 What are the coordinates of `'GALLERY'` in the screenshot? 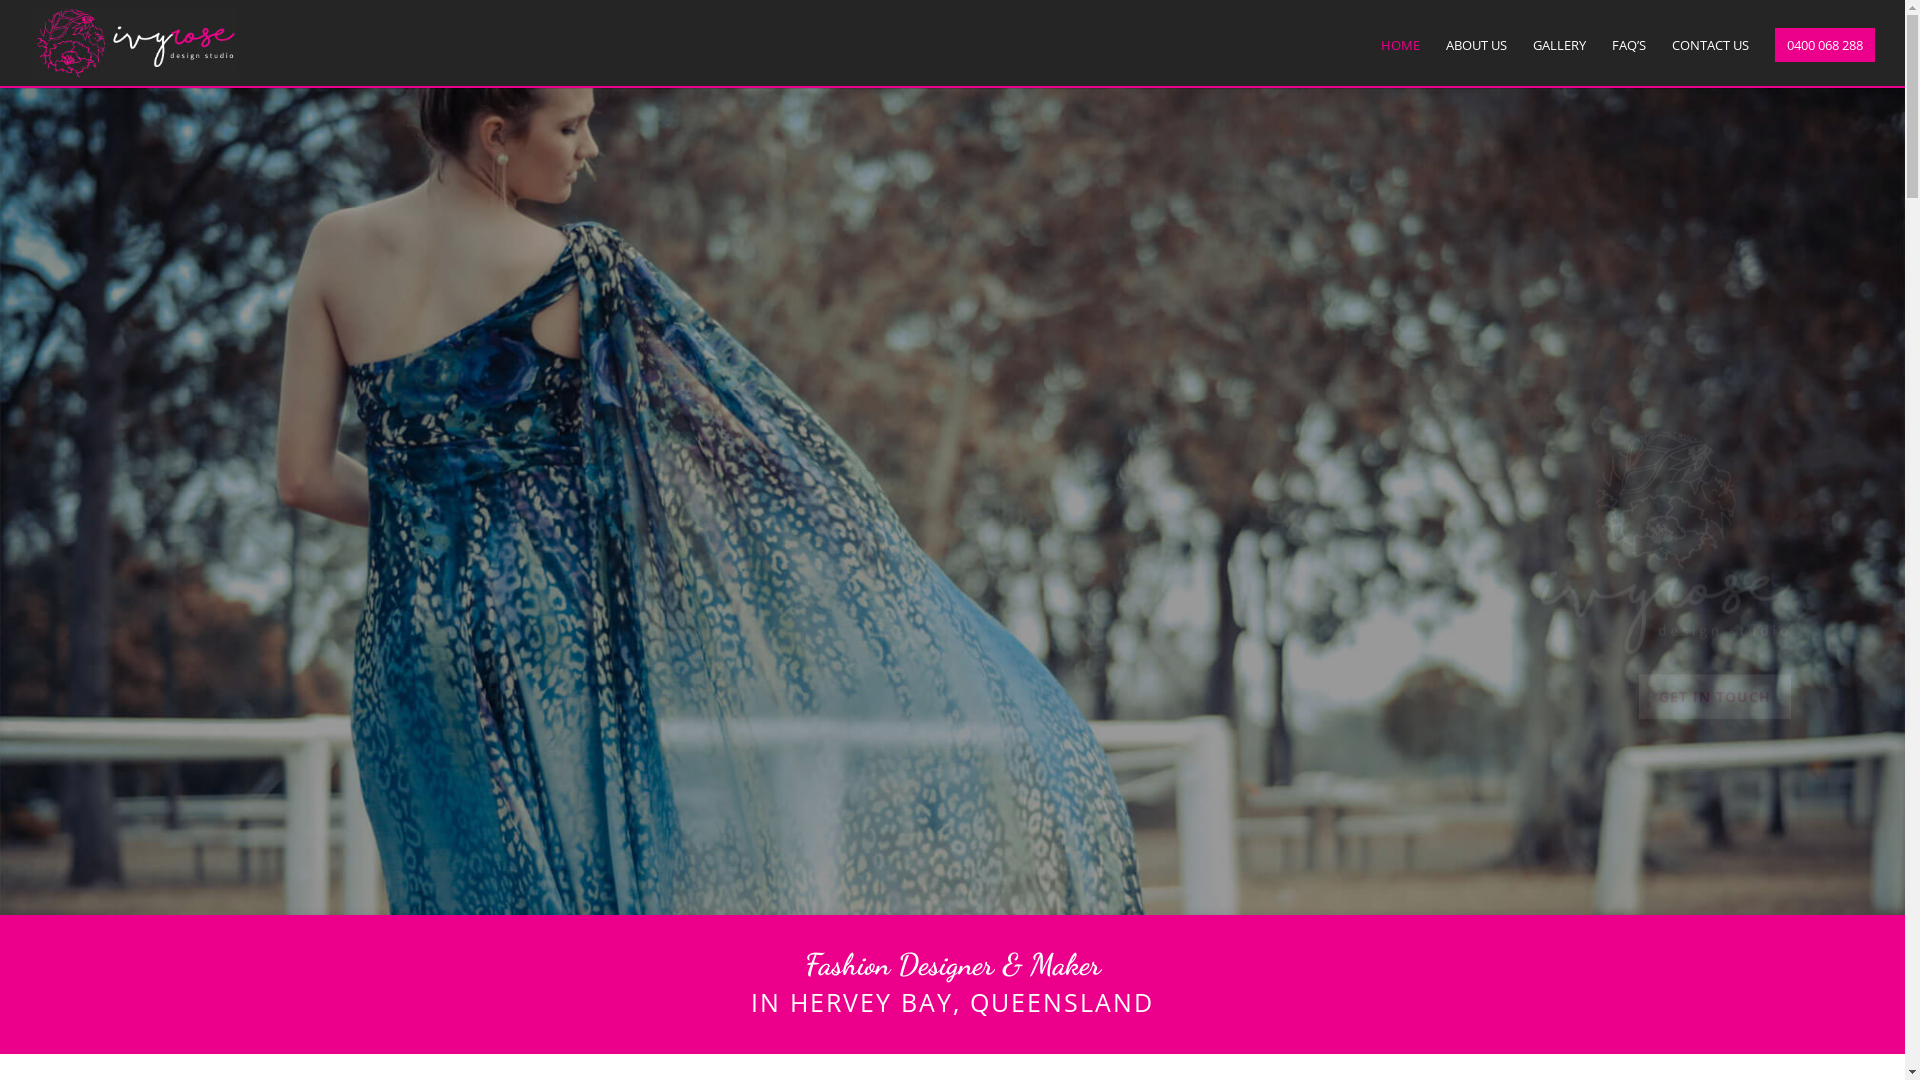 It's located at (1531, 57).